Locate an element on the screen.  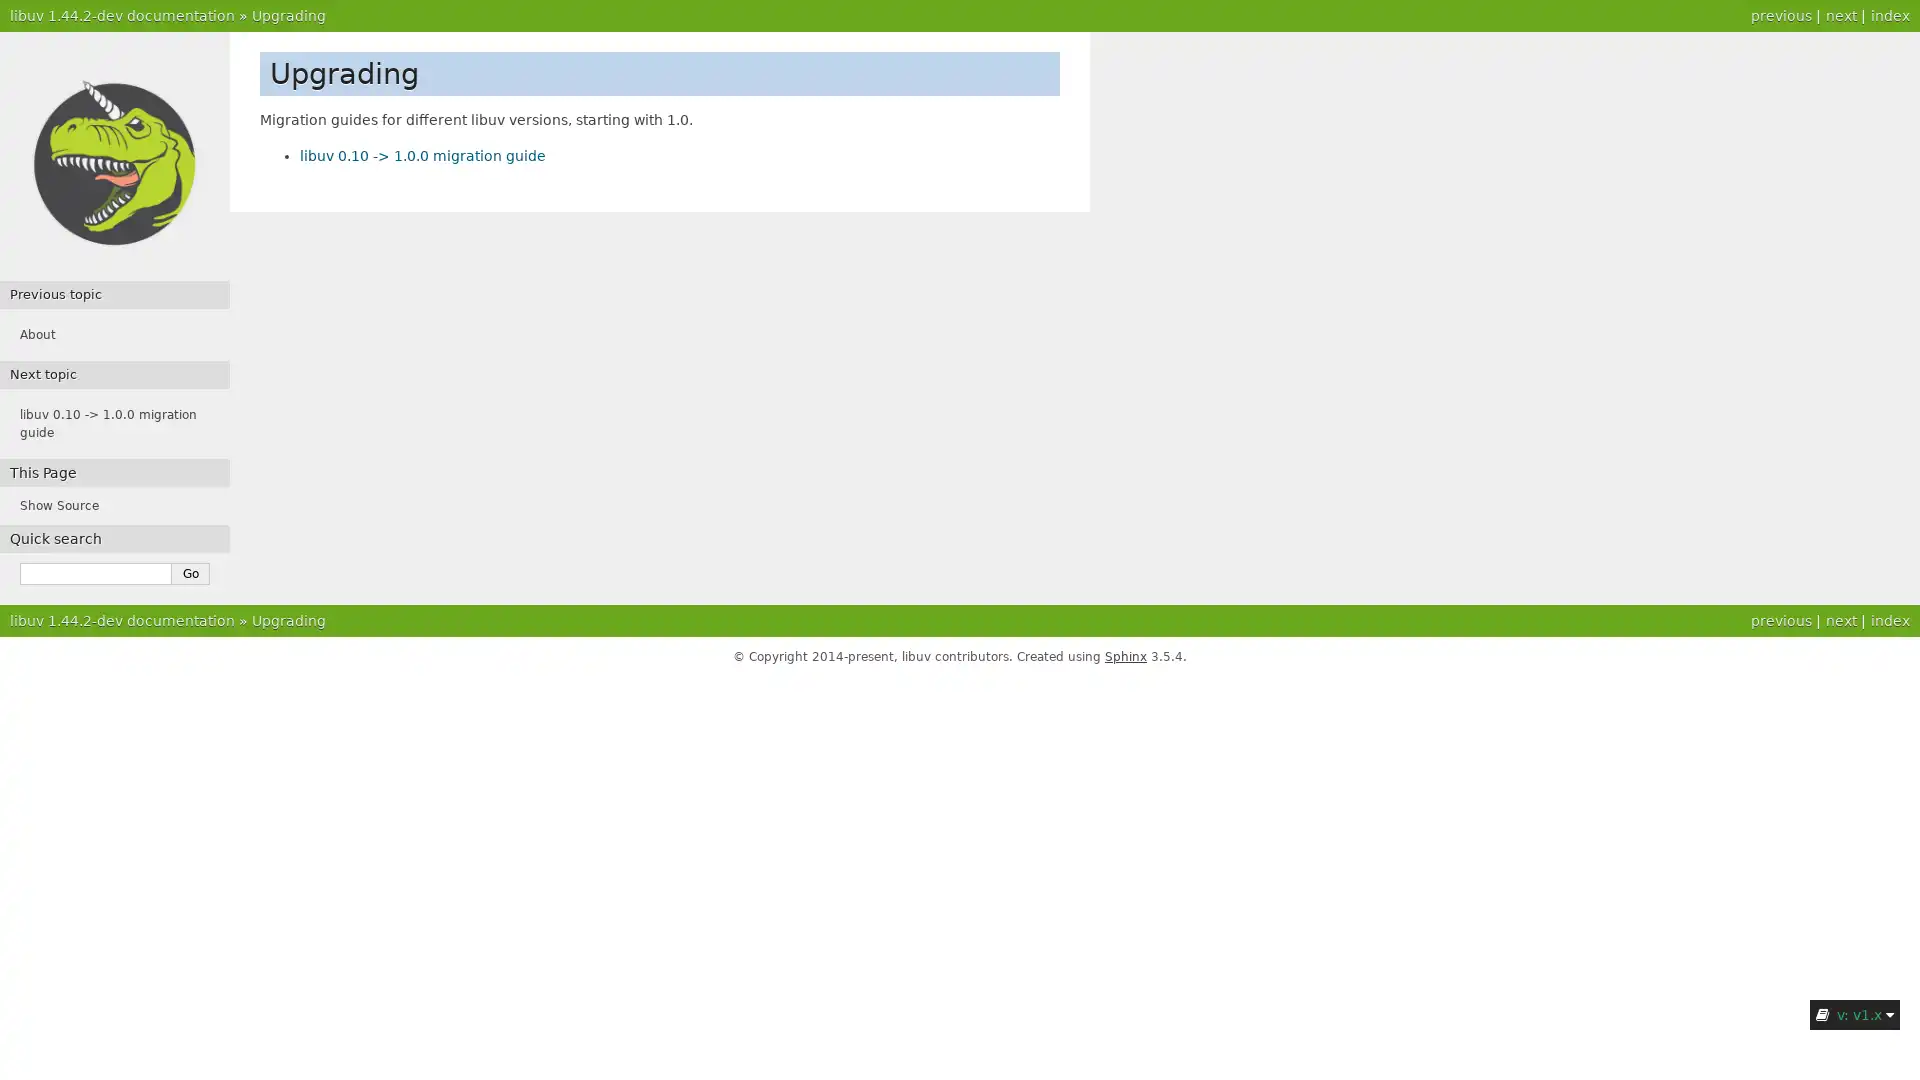
Go is located at coordinates (191, 574).